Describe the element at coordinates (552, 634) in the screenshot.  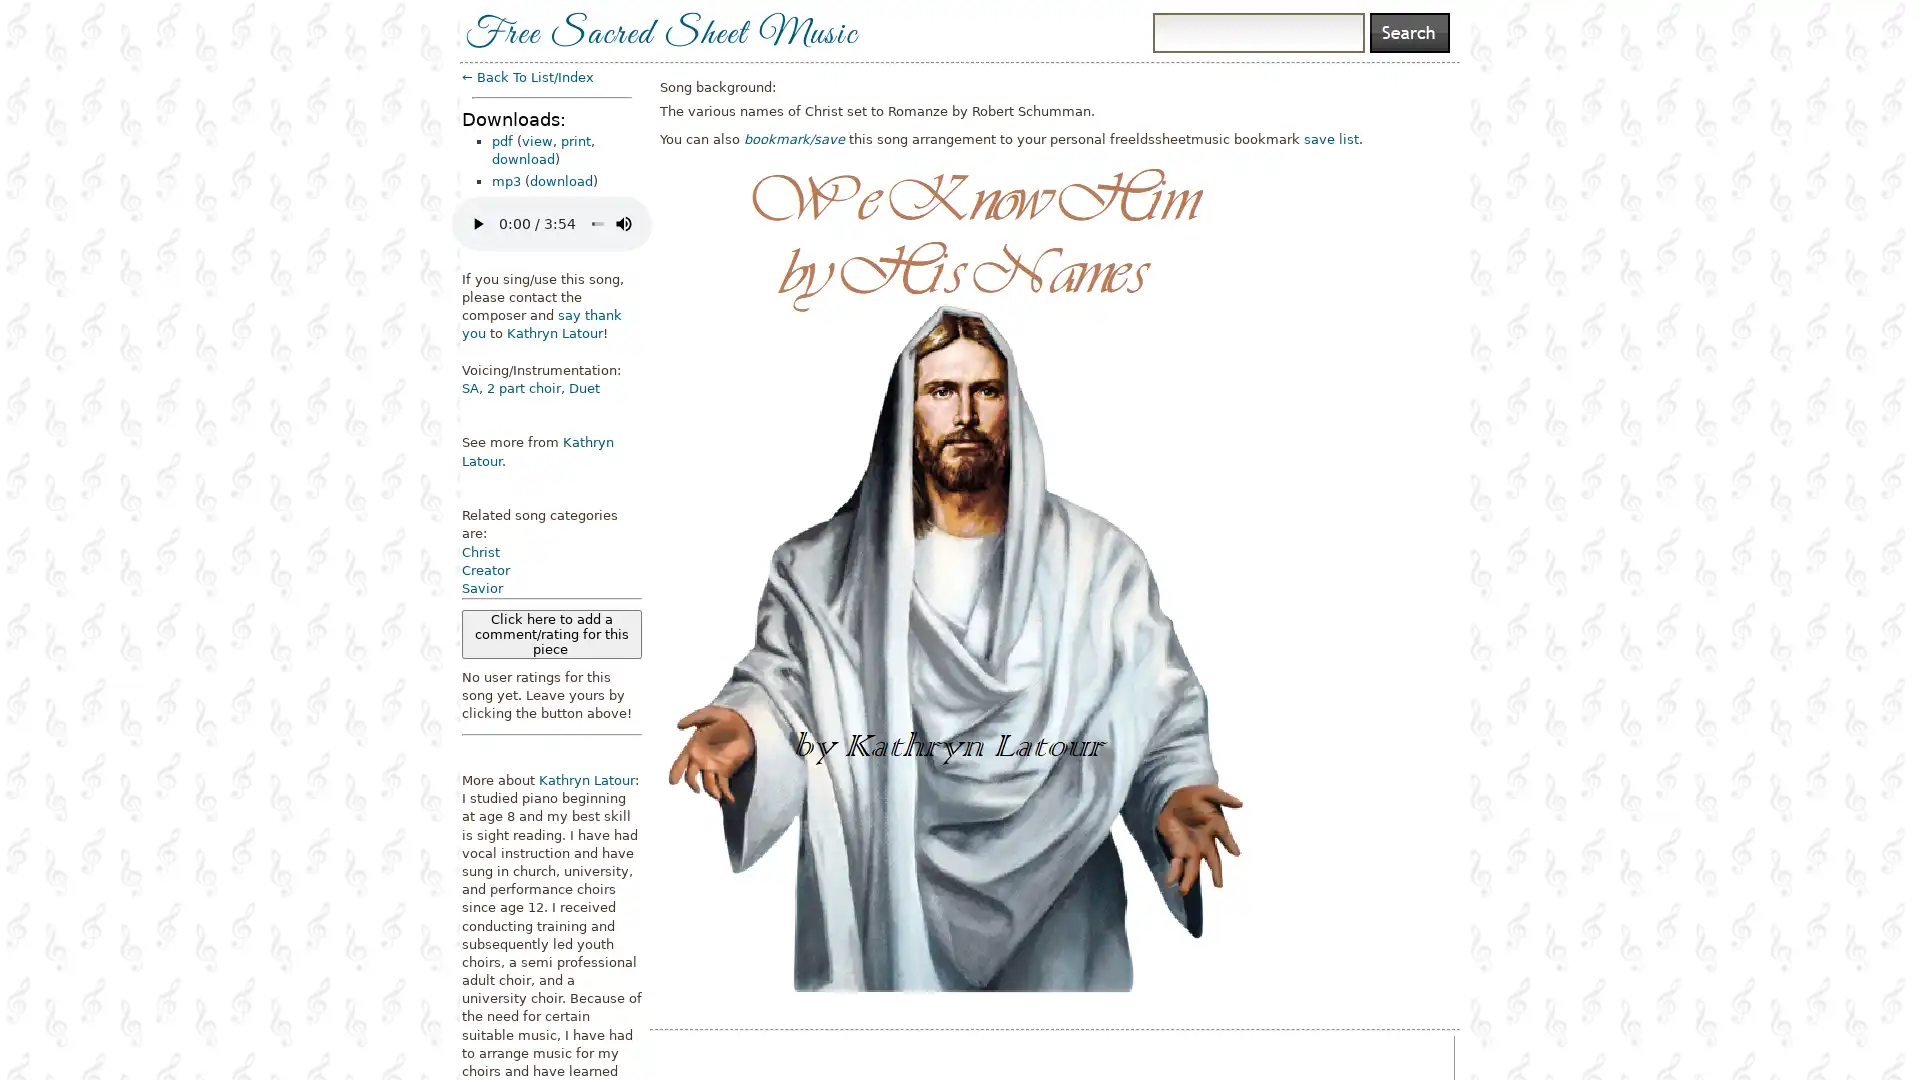
I see `Click here to add a comment/rating for this piece` at that location.